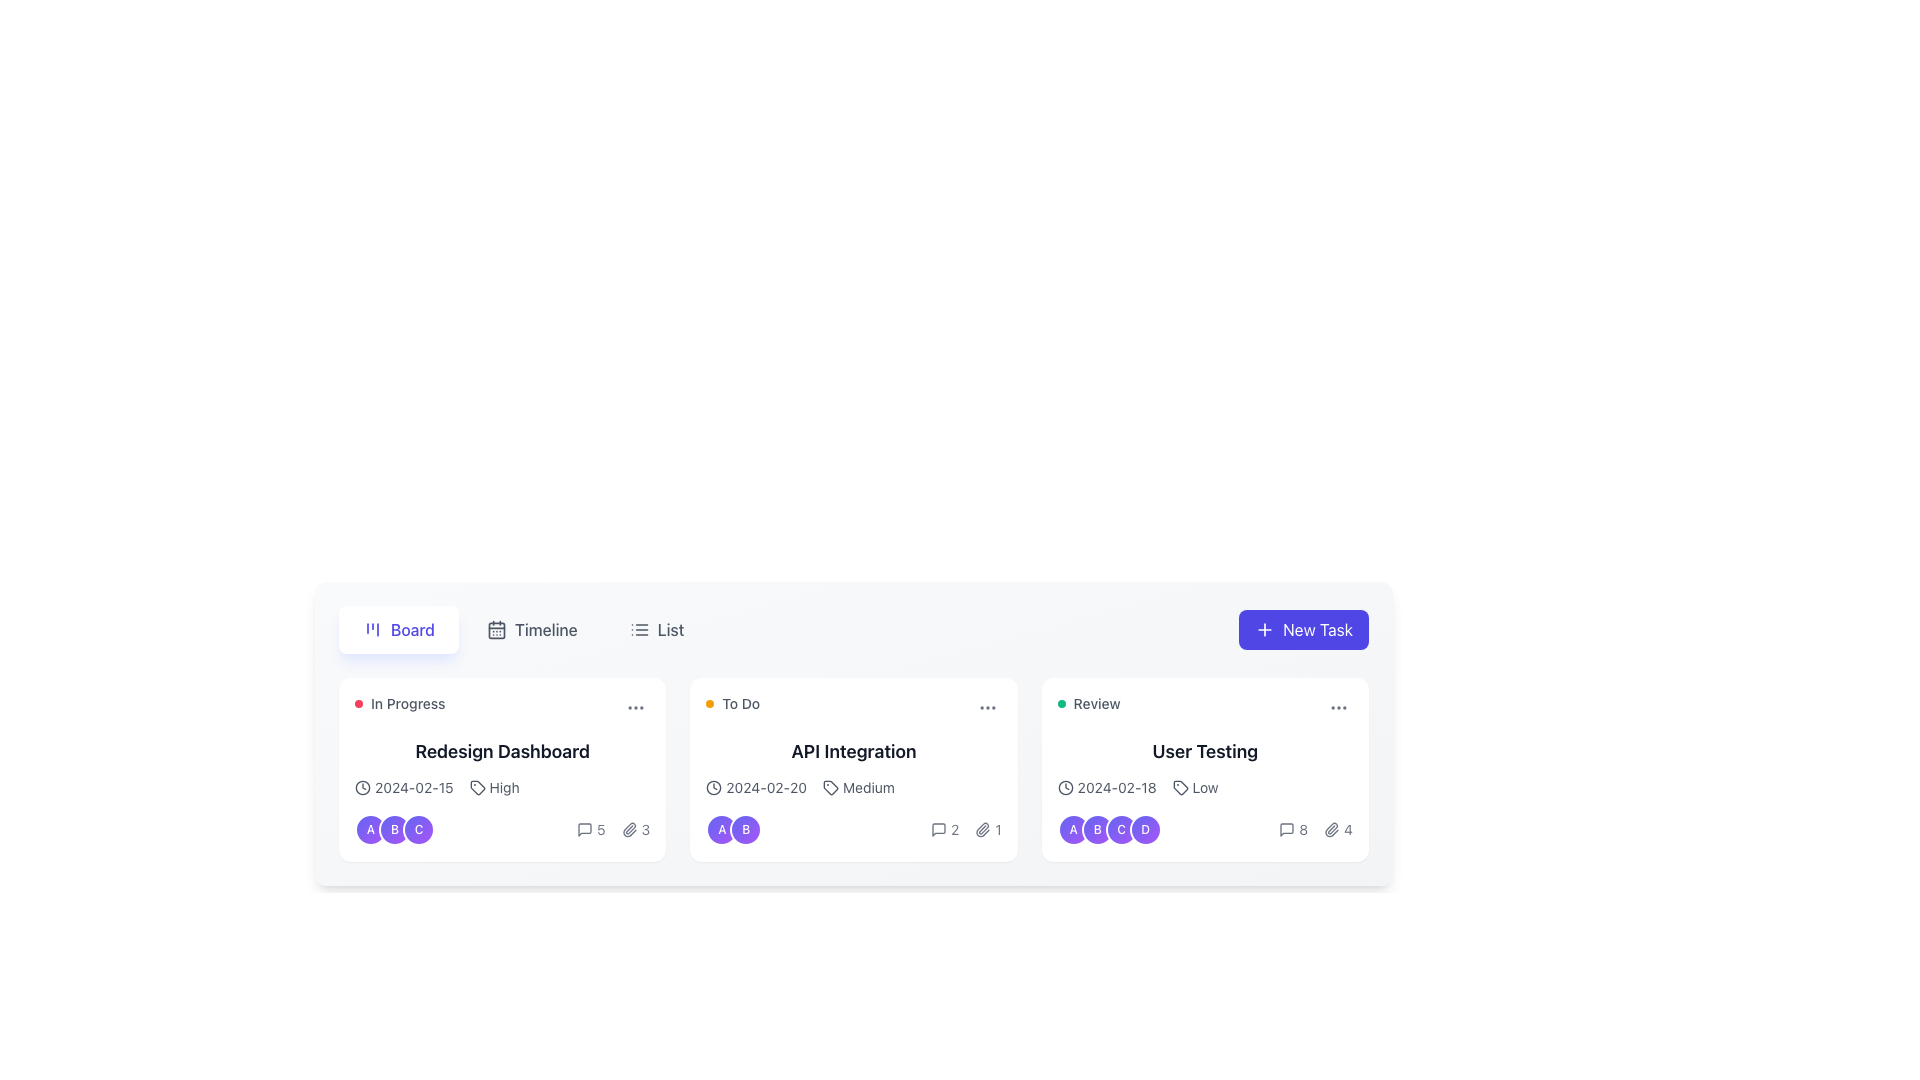 This screenshot has height=1080, width=1920. I want to click on the date text under the task title 'API Integration', so click(755, 786).